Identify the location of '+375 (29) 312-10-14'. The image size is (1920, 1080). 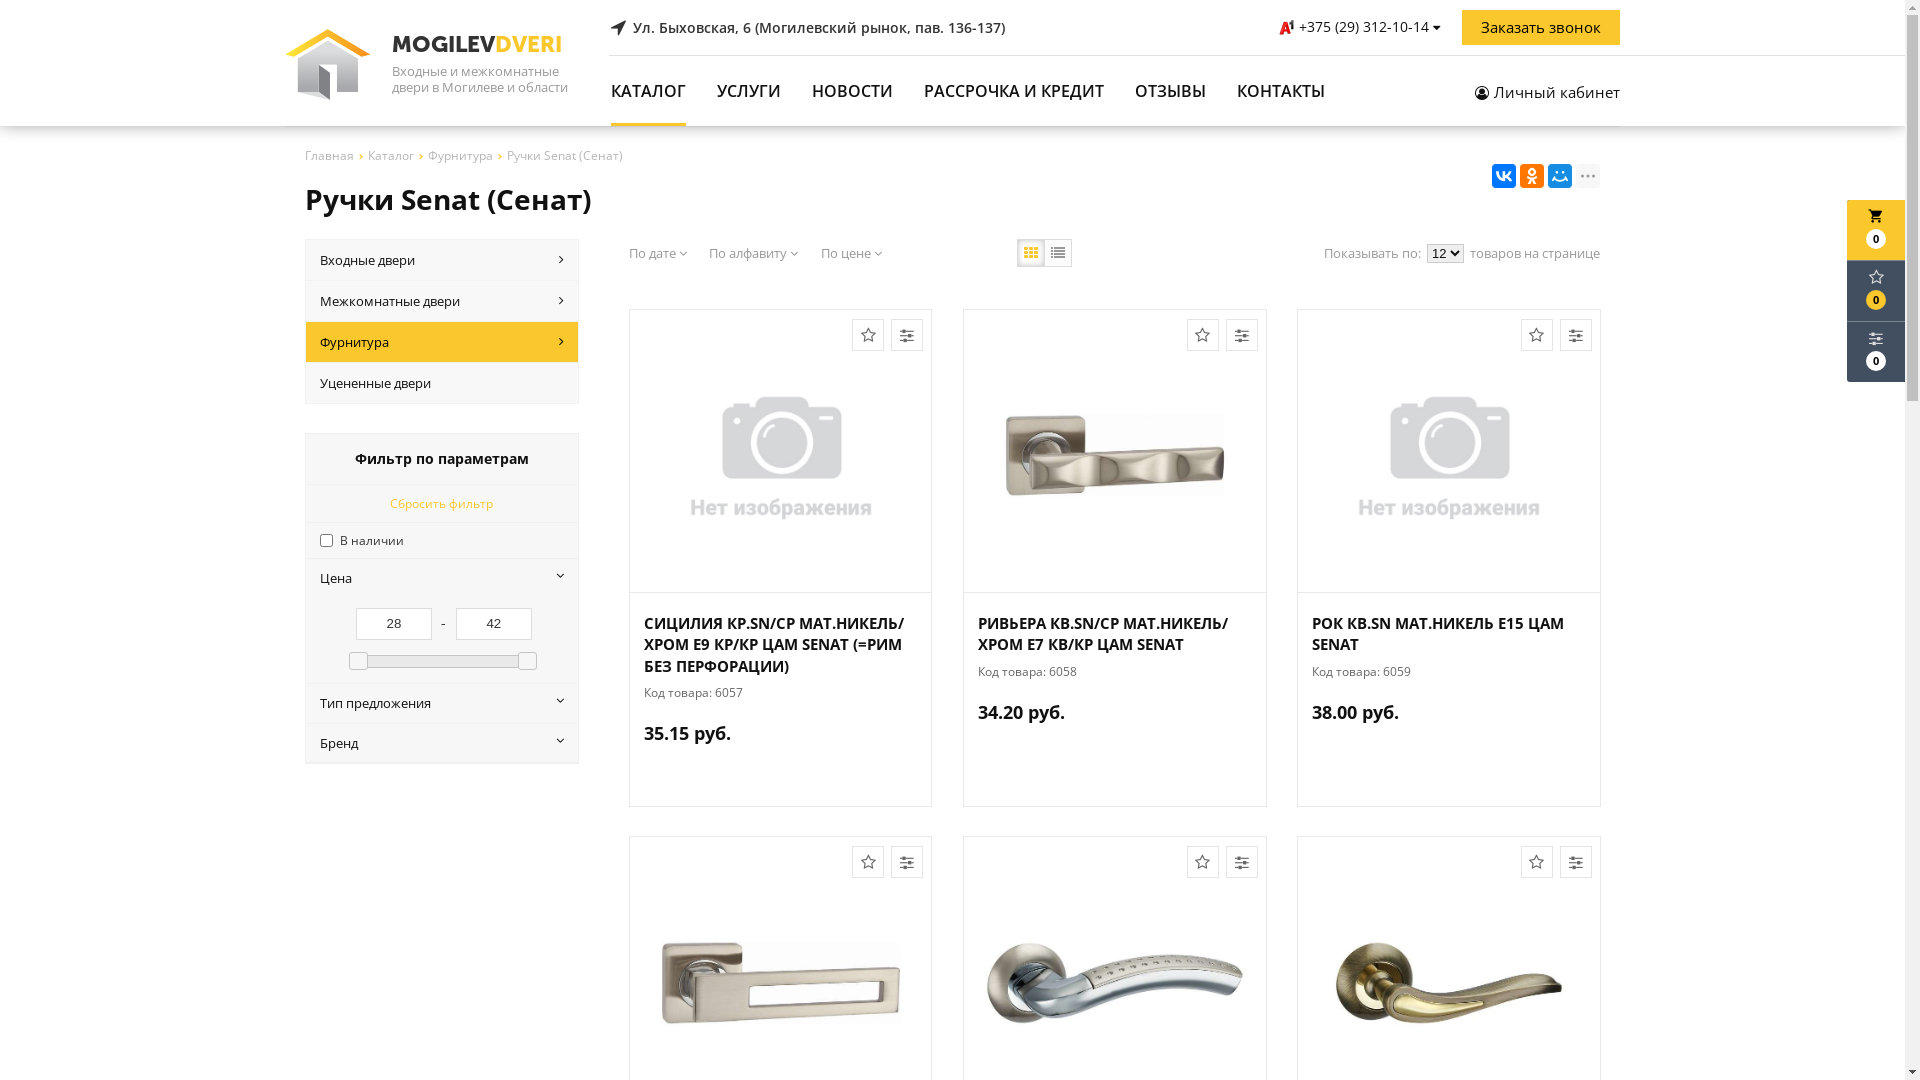
(1277, 27).